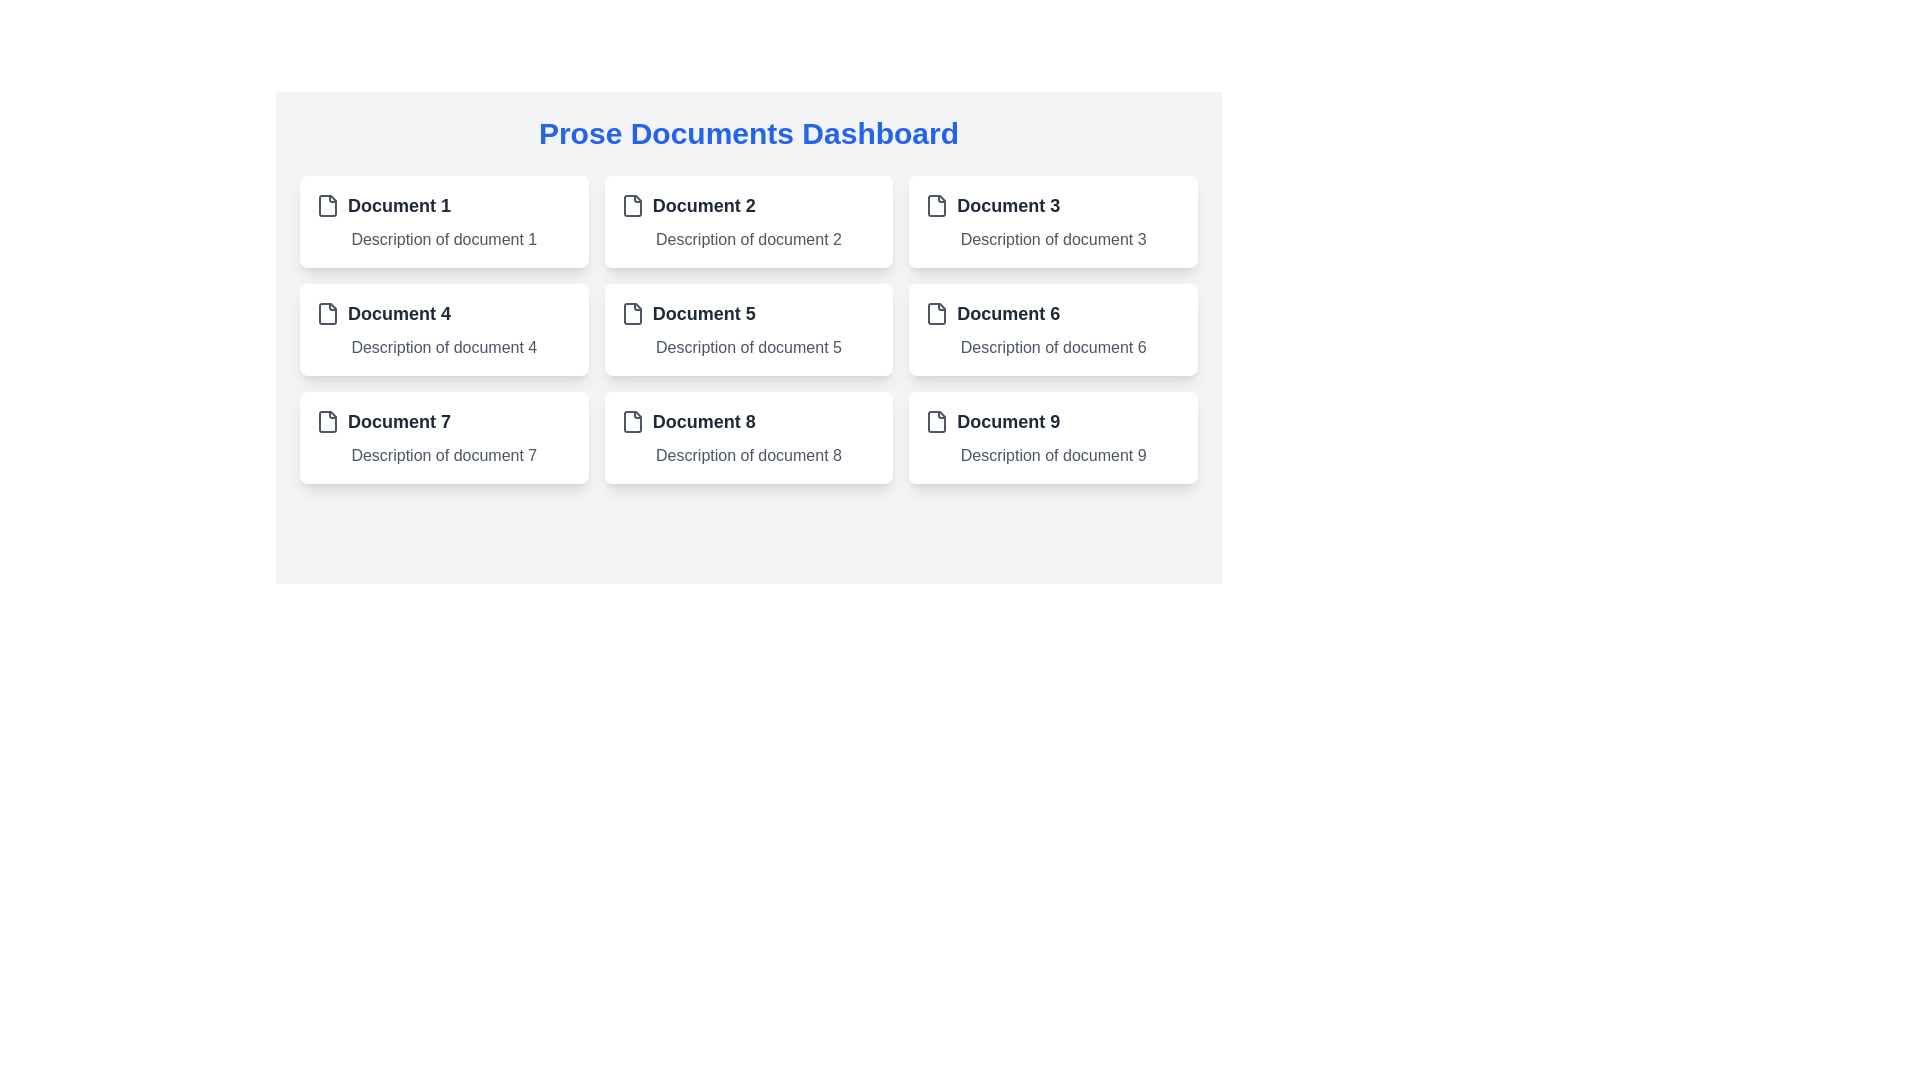 This screenshot has height=1080, width=1920. I want to click on the second card in the grid layout with the title 'Document 2', so click(747, 222).